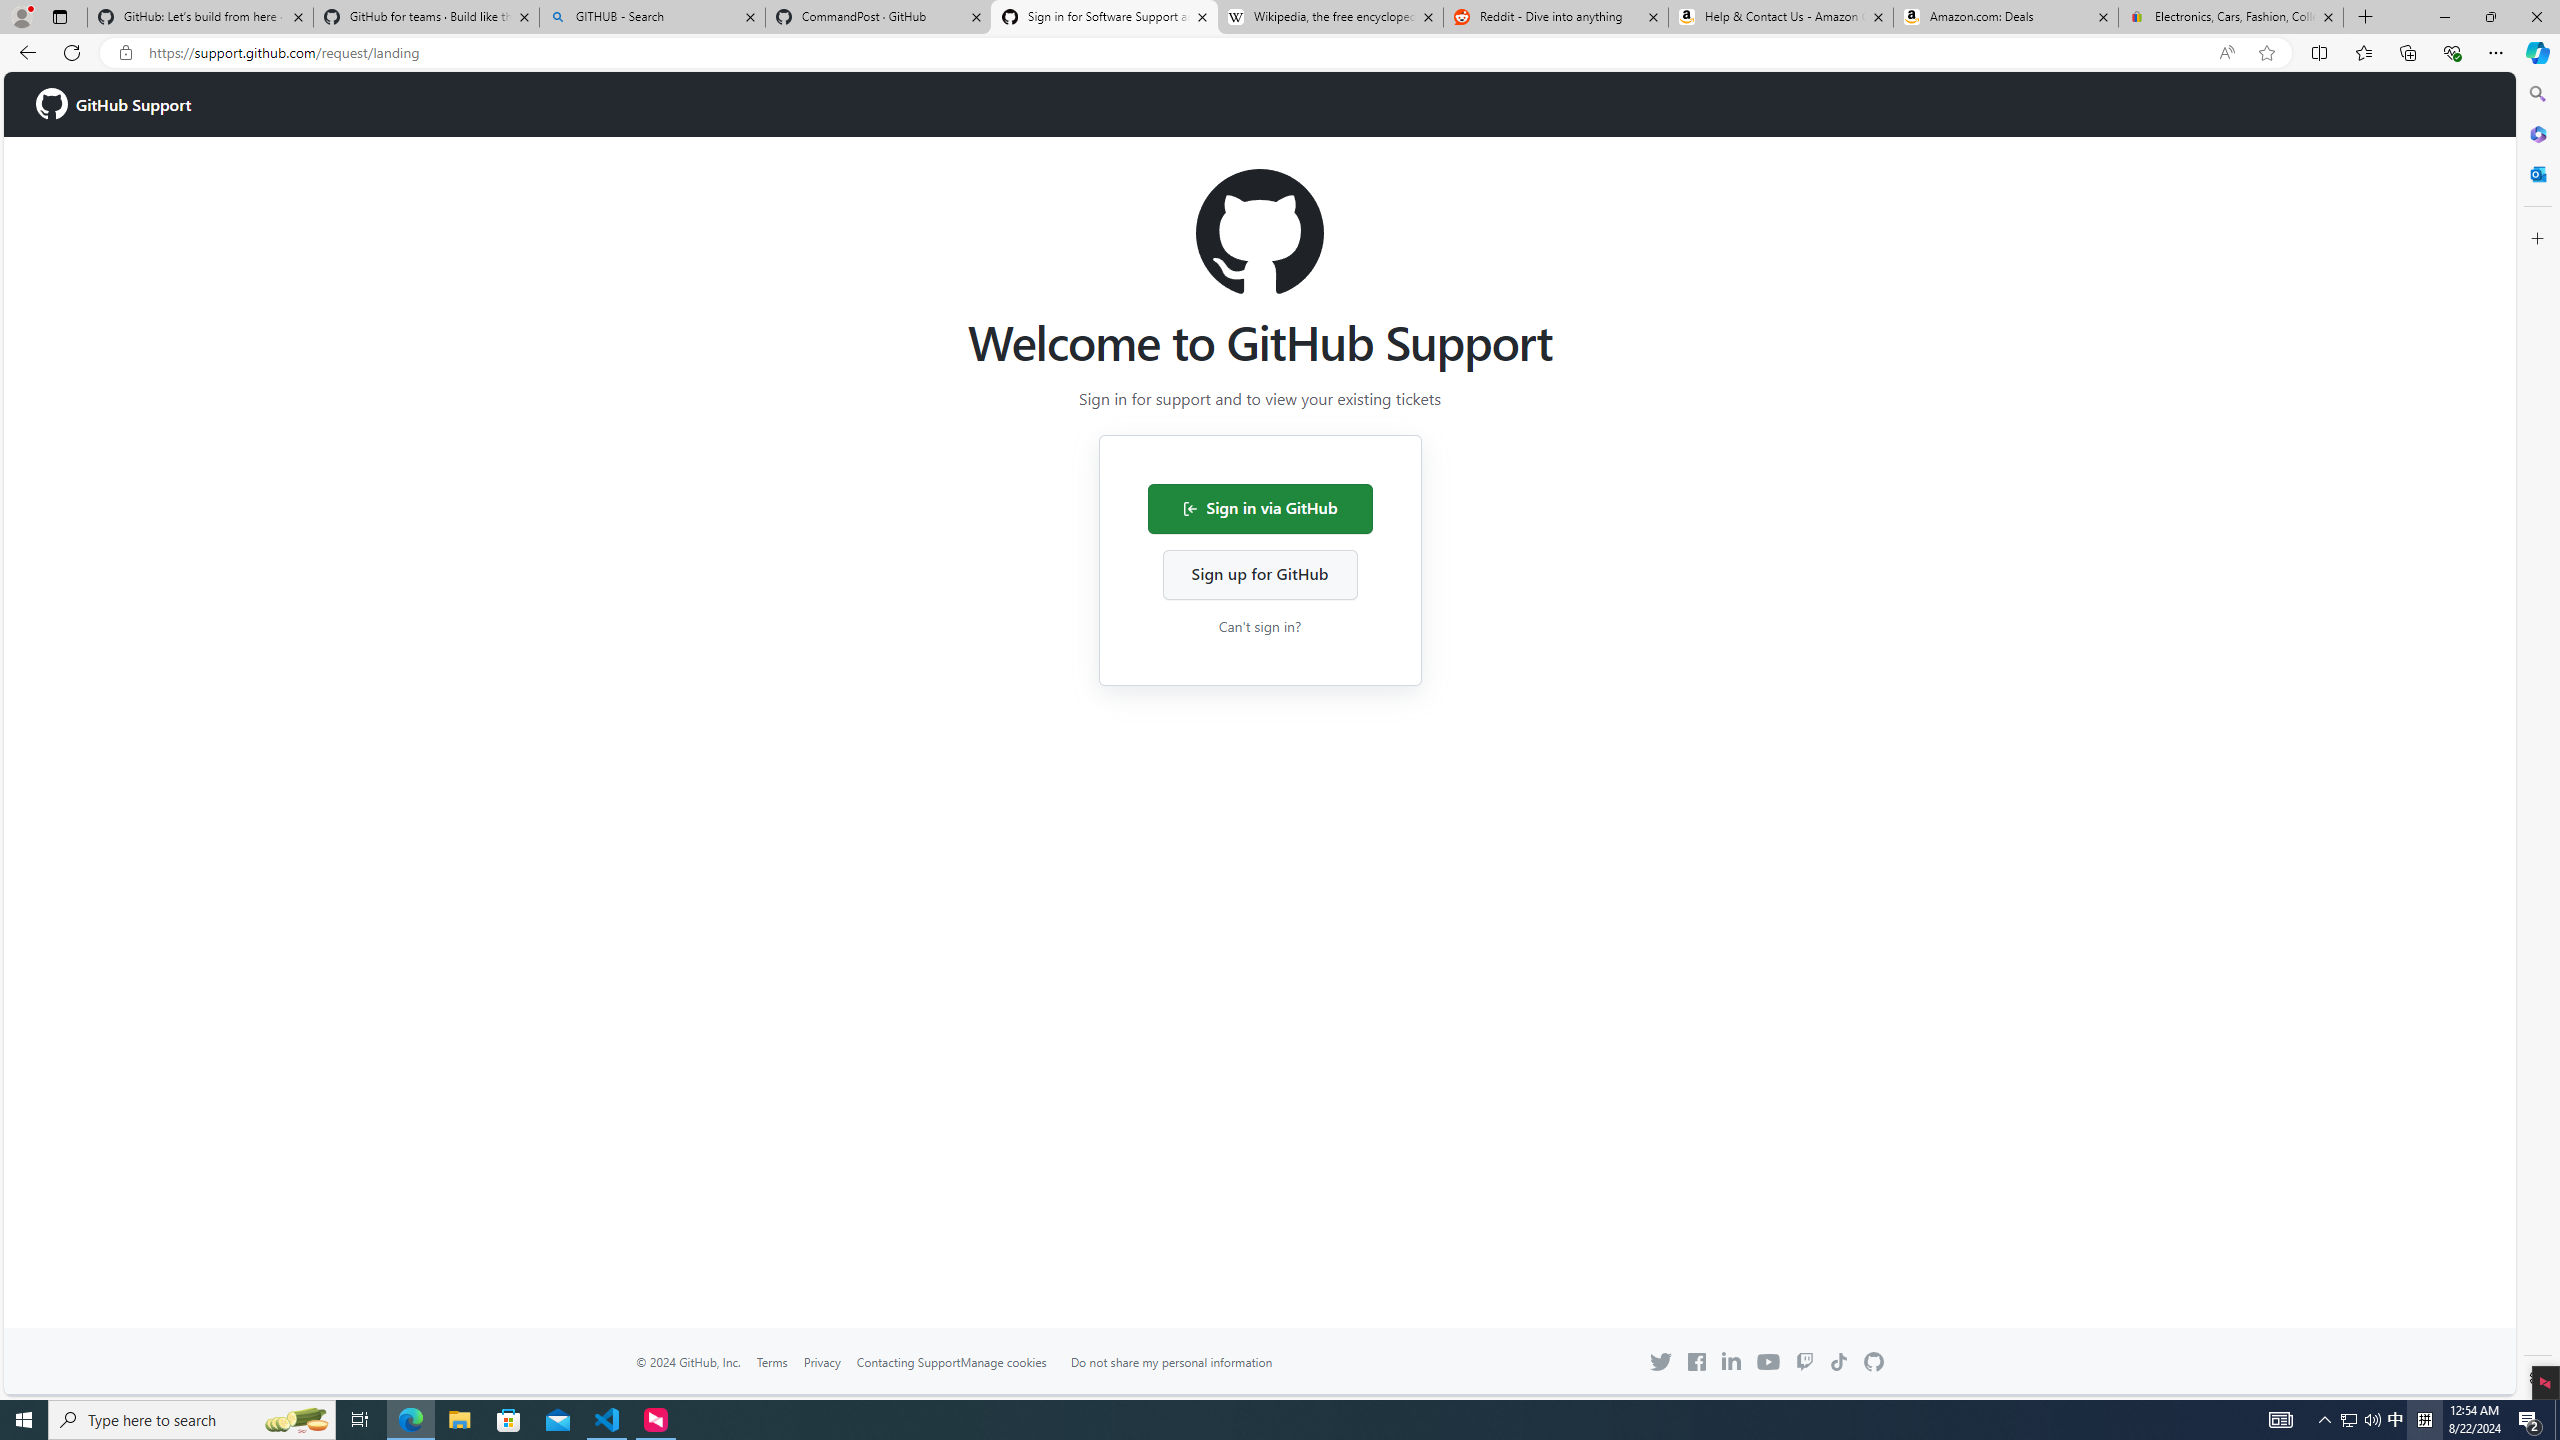 The height and width of the screenshot is (1440, 2560). I want to click on 'Class: mr-3', so click(1695, 1362).